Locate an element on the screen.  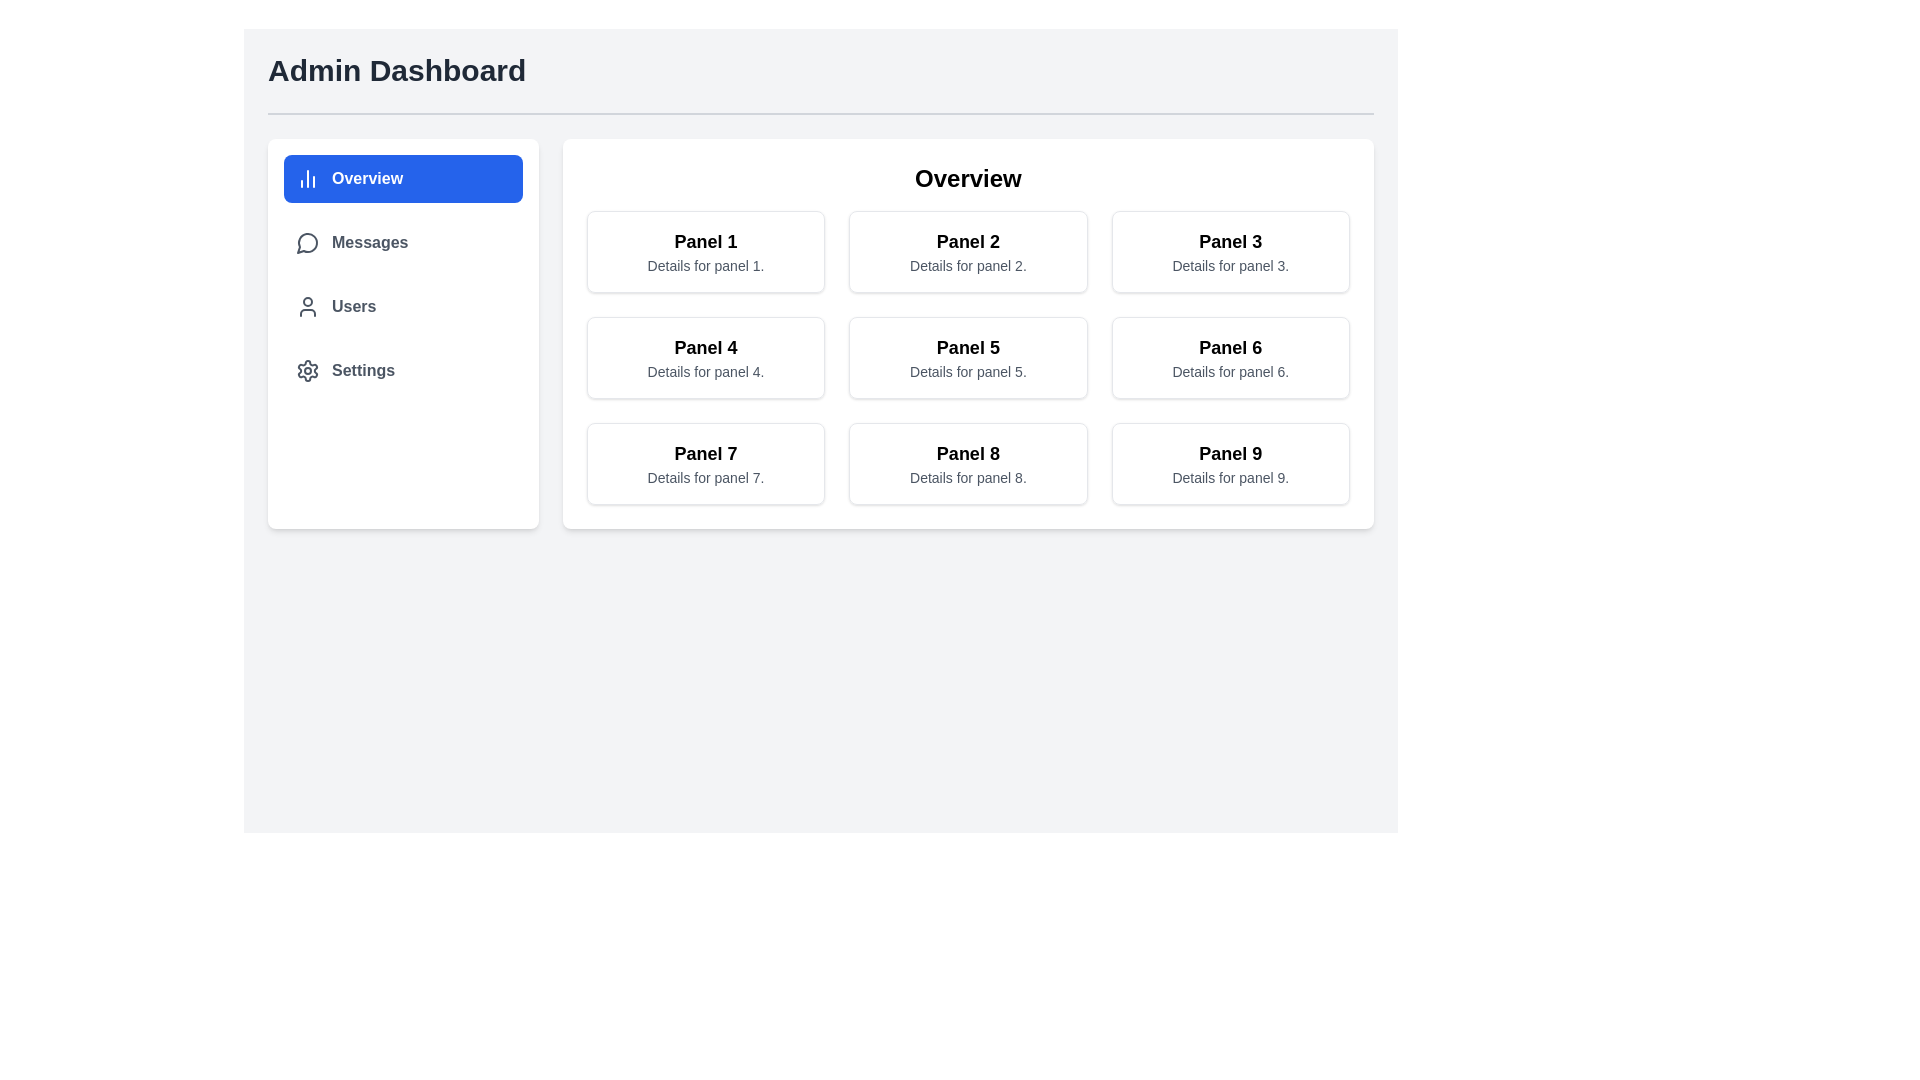
bold text element that says 'Panel 6', located at the top-center of its card in the second row, third column of the grid layout is located at coordinates (1229, 346).